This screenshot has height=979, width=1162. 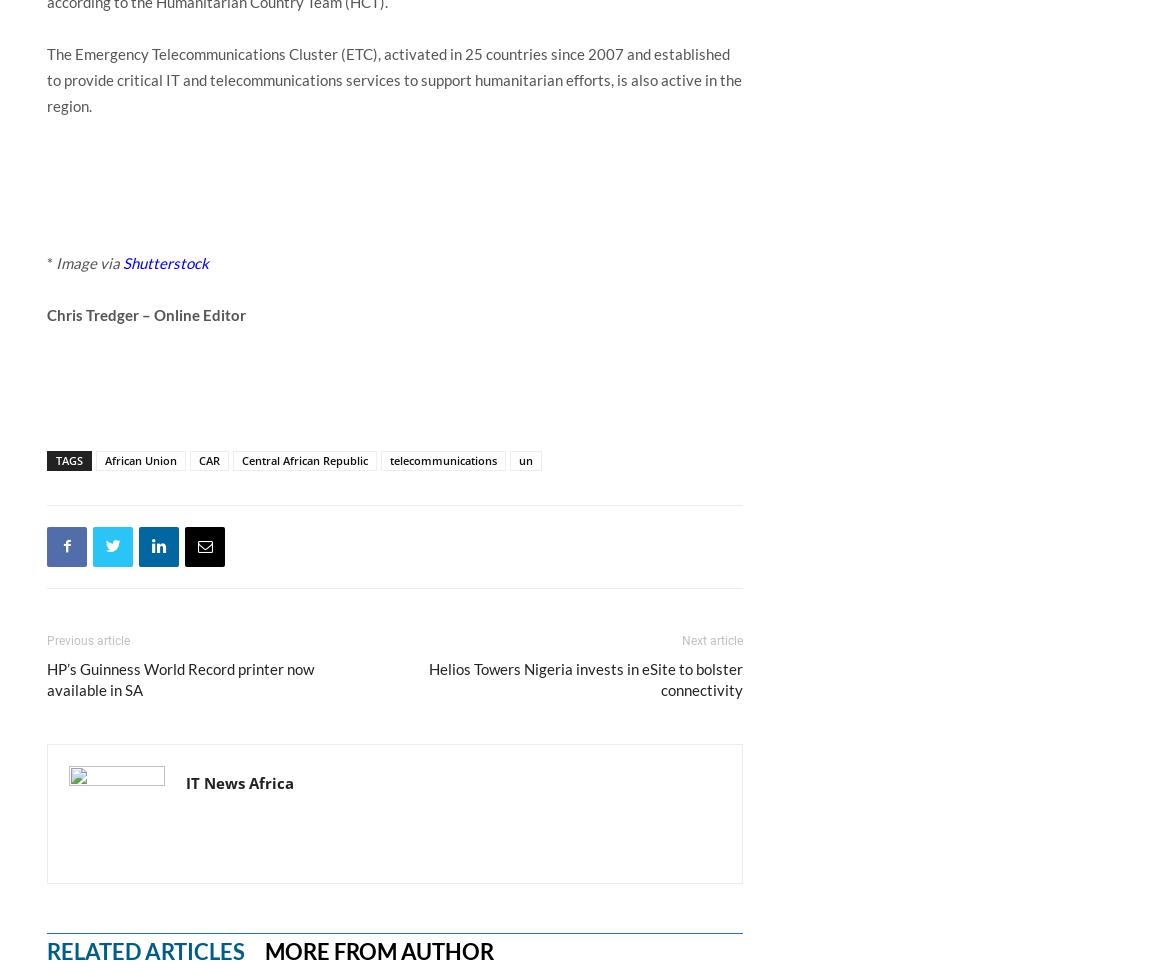 What do you see at coordinates (238, 781) in the screenshot?
I see `'IT News Africa'` at bounding box center [238, 781].